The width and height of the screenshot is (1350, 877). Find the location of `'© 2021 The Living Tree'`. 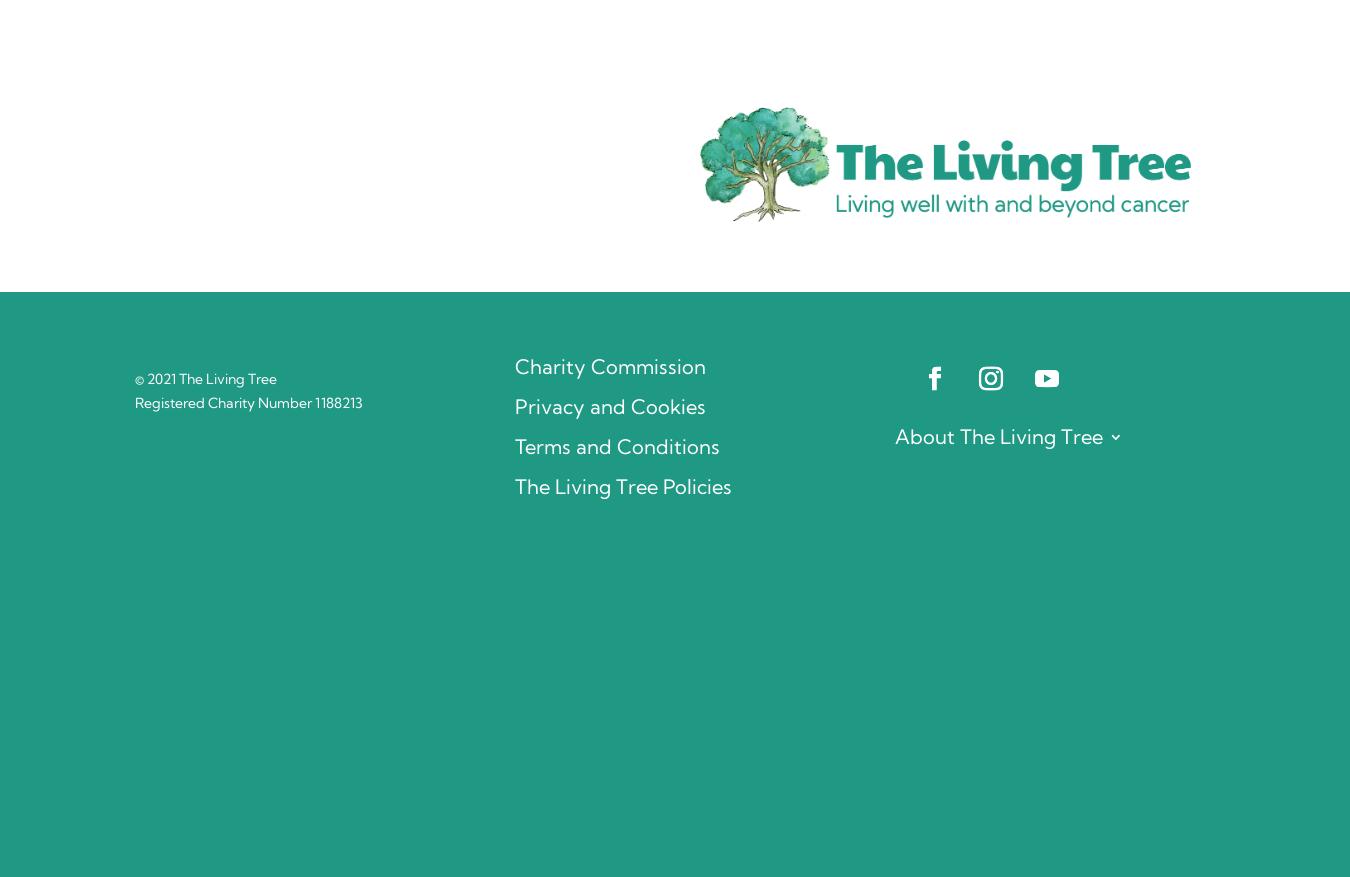

'© 2021 The Living Tree' is located at coordinates (206, 379).